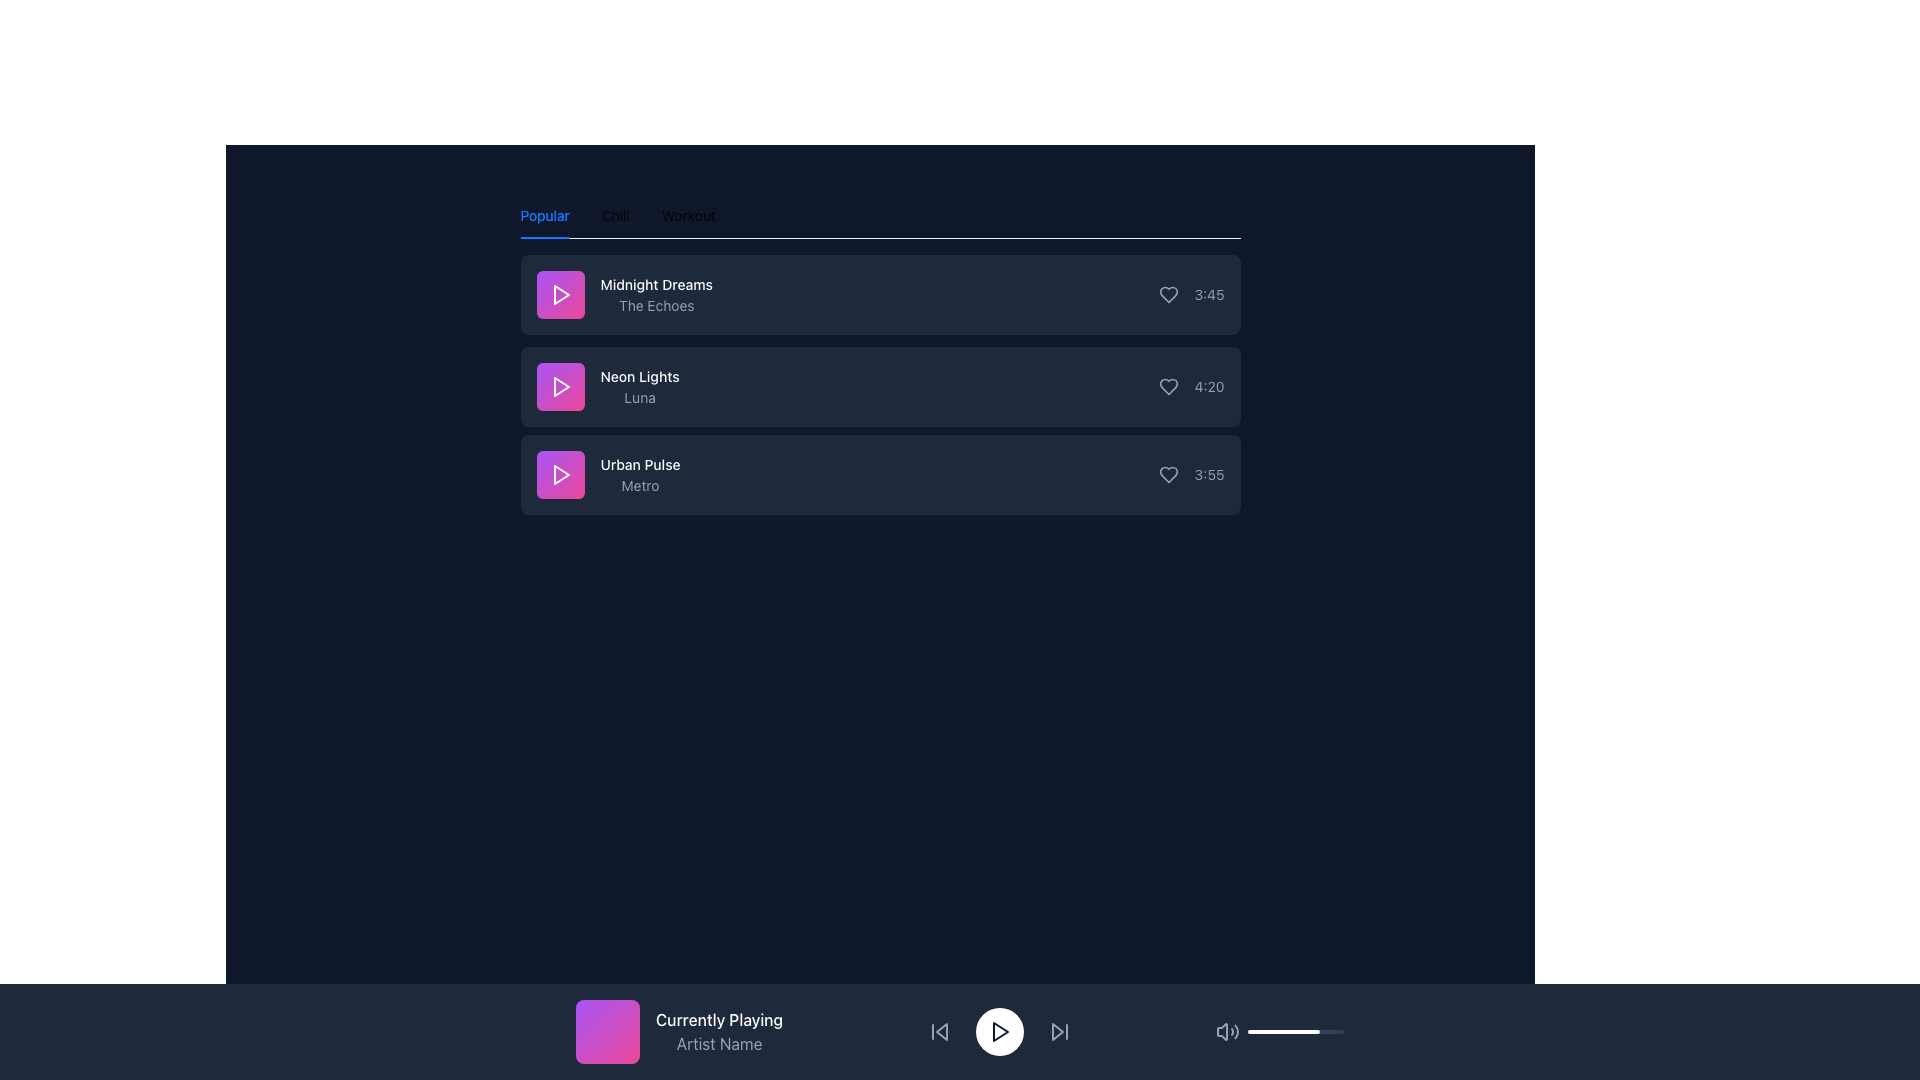 The height and width of the screenshot is (1080, 1920). Describe the element at coordinates (1056, 1032) in the screenshot. I see `the small triangular fast-forward button icon located to the right of the play button in the media control section` at that location.